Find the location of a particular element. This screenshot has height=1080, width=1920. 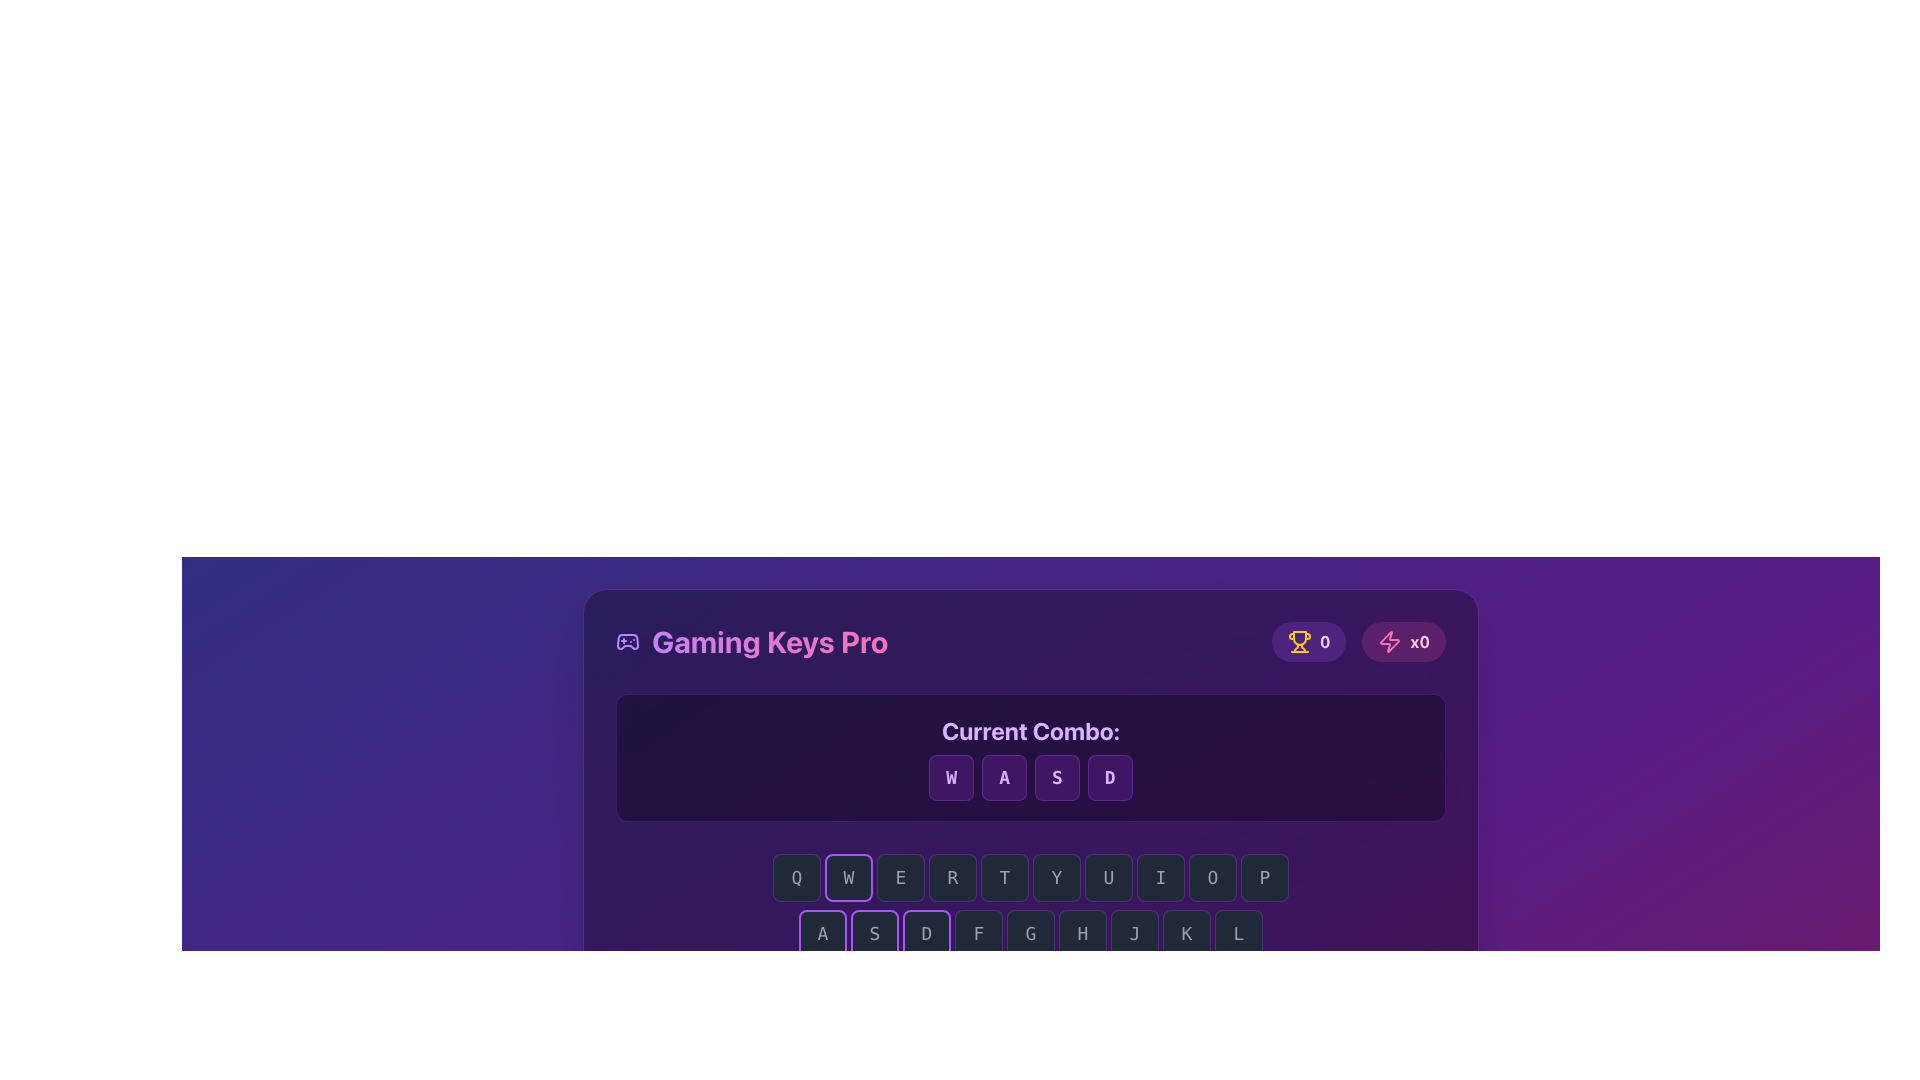

the static informational display that shows the current key combination 'W', 'A', 'S', 'D' located above the grid of keyboard keys, within the 'Gaming Keys Pro' section is located at coordinates (1031, 758).